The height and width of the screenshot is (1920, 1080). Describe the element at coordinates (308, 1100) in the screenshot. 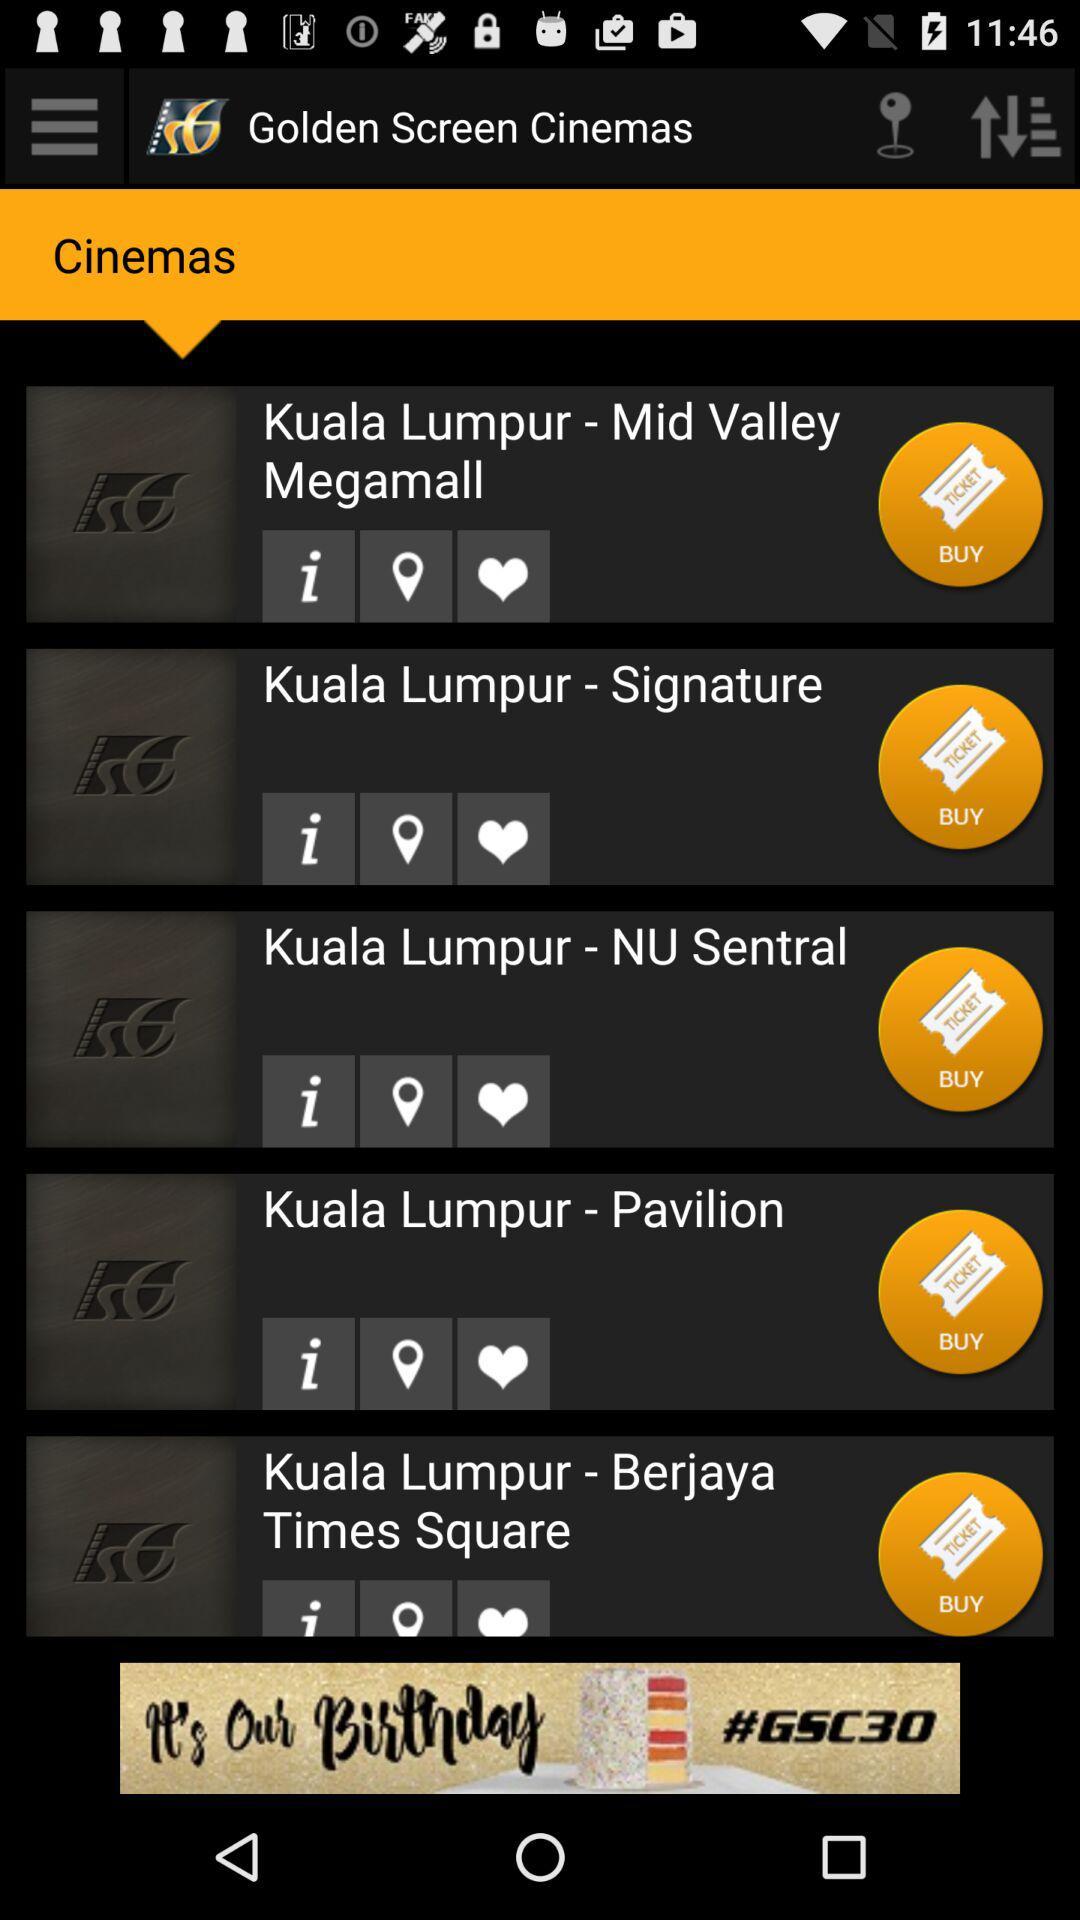

I see `open information` at that location.